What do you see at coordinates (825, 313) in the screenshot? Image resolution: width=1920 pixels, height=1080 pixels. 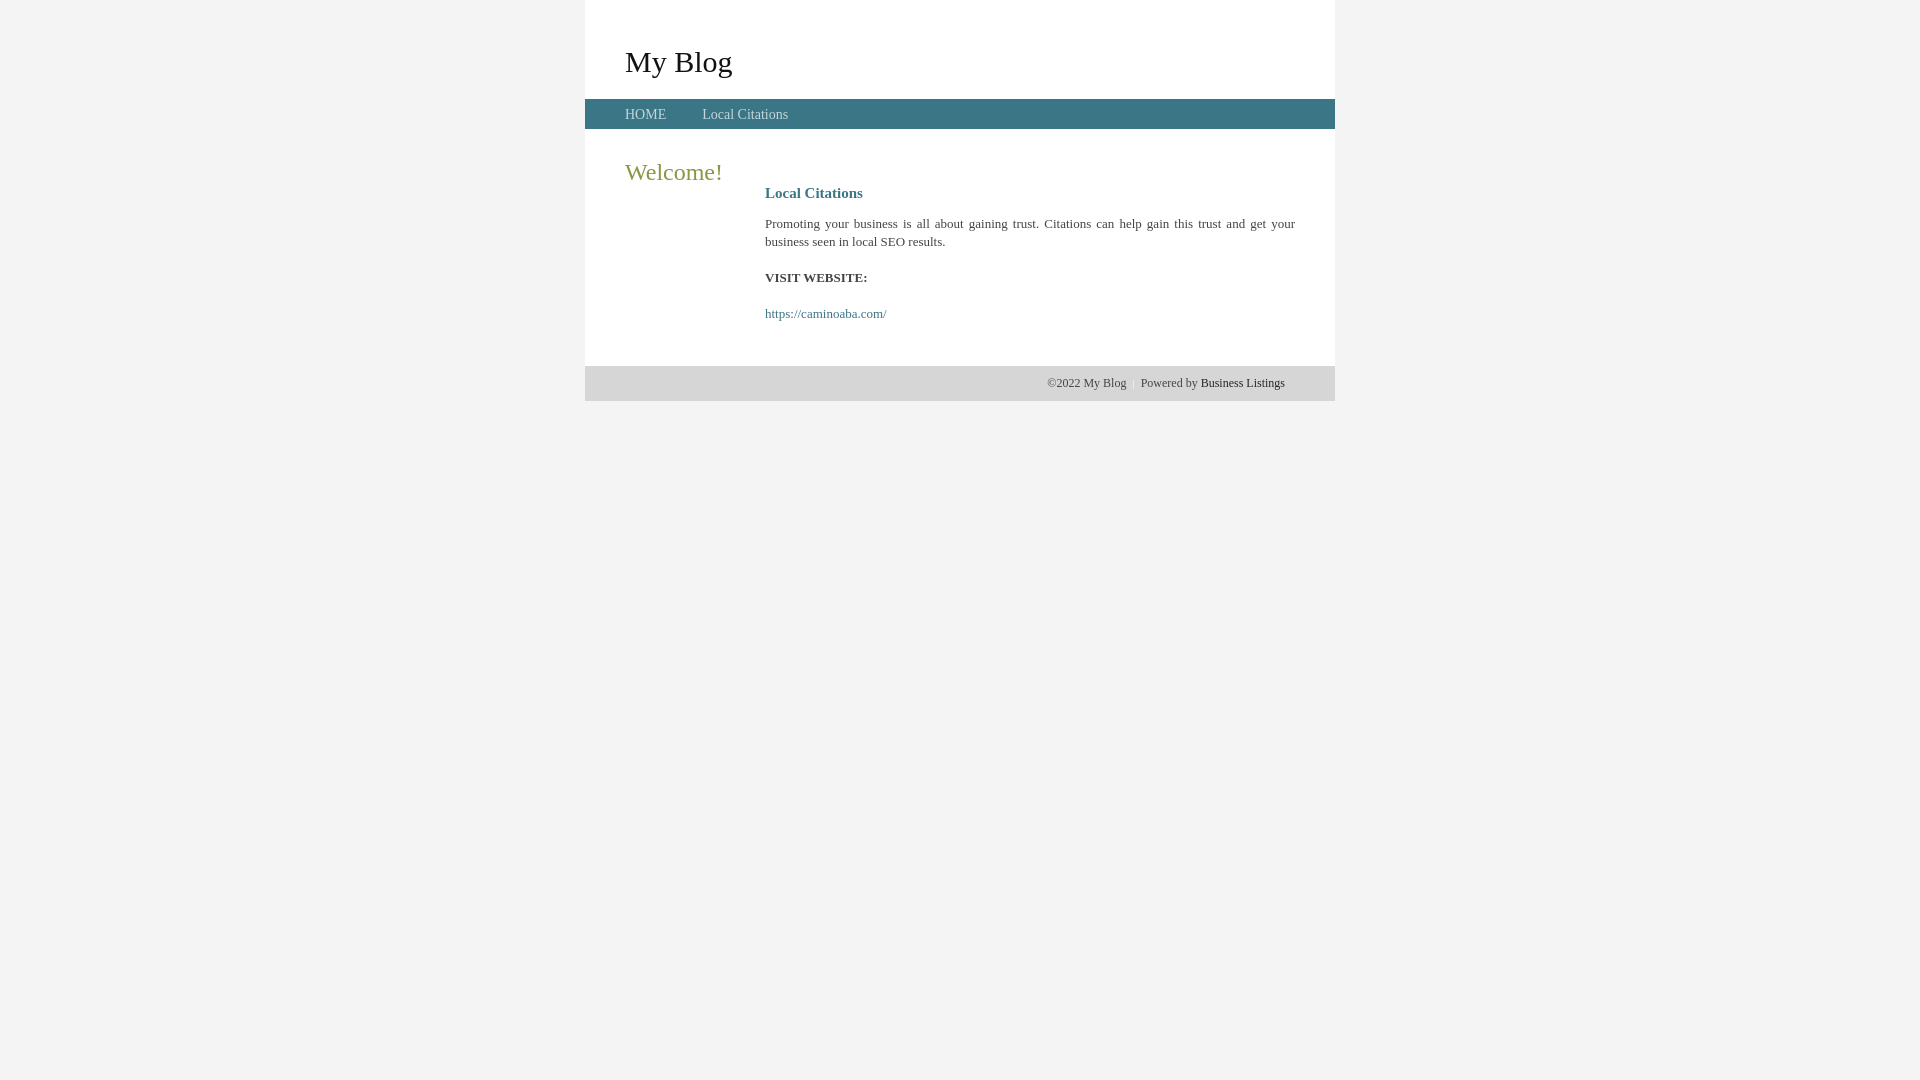 I see `'https://caminoaba.com/'` at bounding box center [825, 313].